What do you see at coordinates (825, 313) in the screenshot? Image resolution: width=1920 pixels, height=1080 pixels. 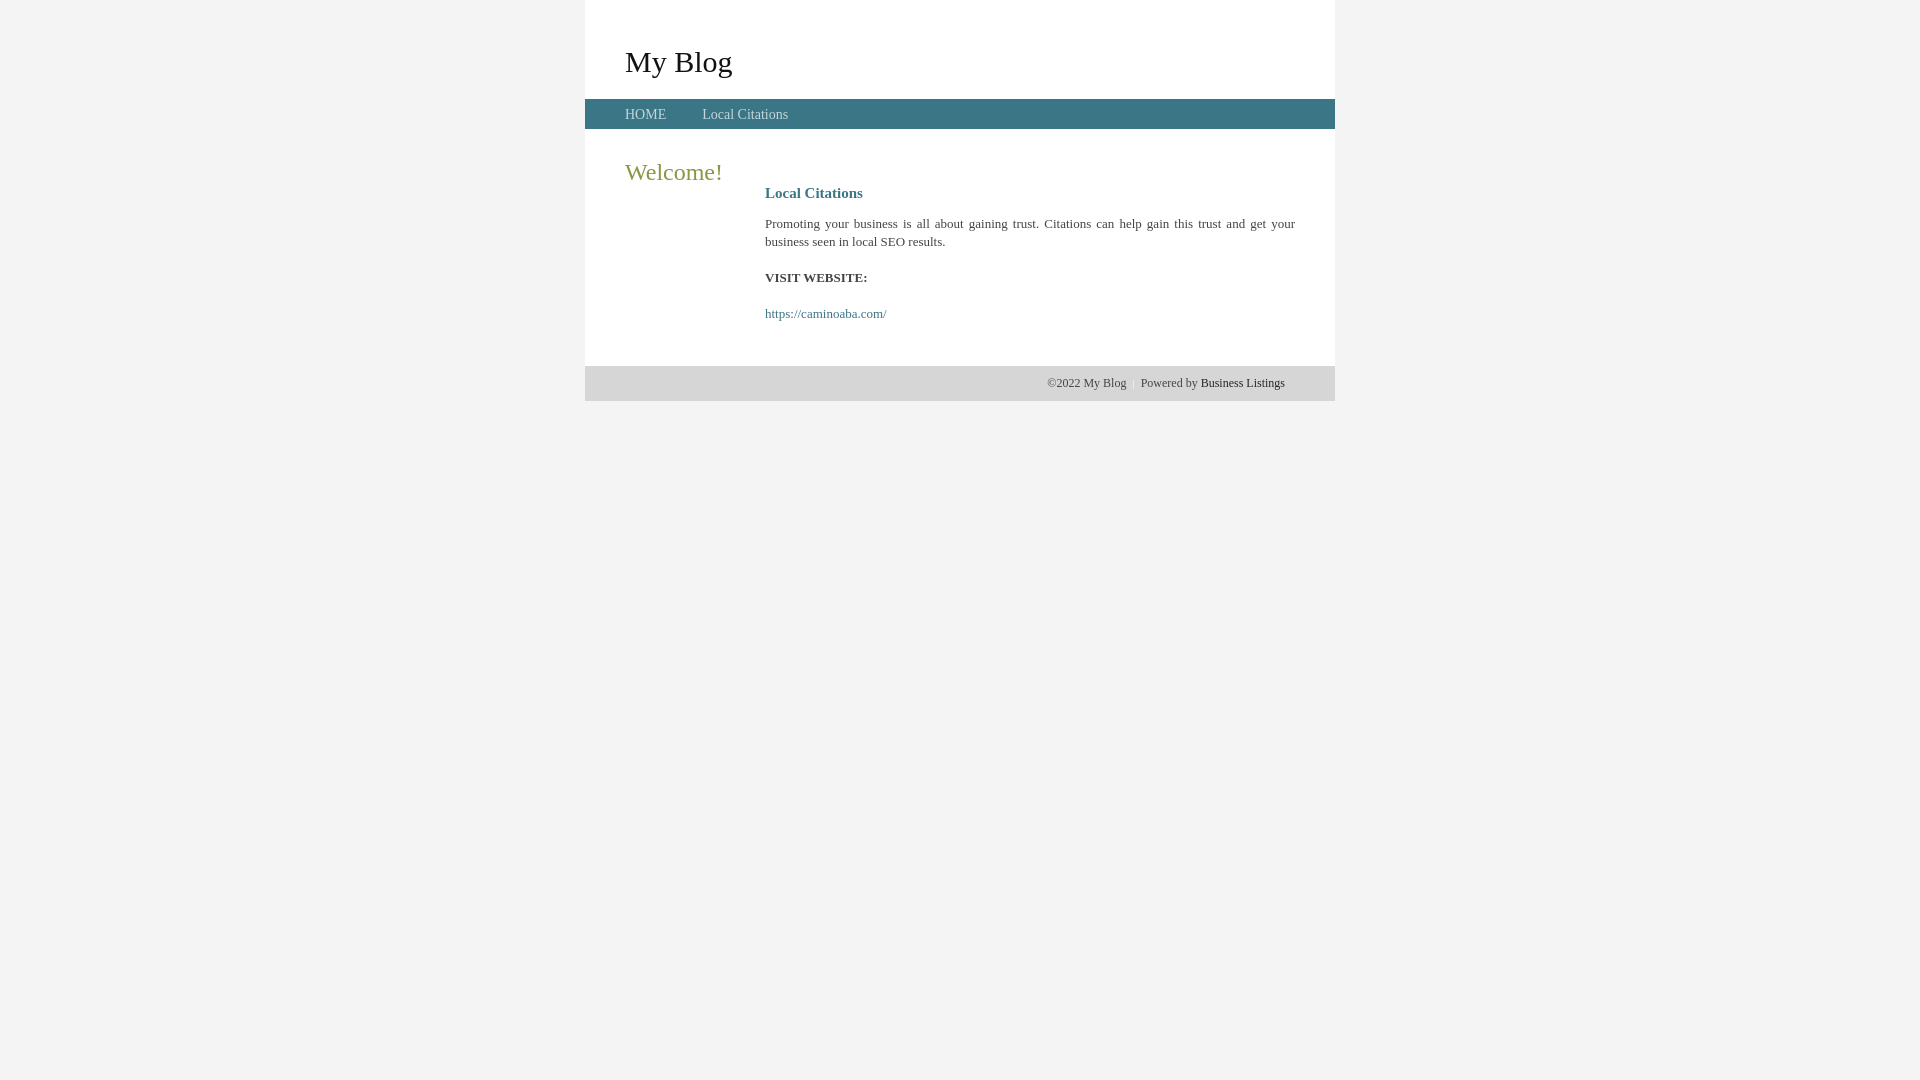 I see `'https://caminoaba.com/'` at bounding box center [825, 313].